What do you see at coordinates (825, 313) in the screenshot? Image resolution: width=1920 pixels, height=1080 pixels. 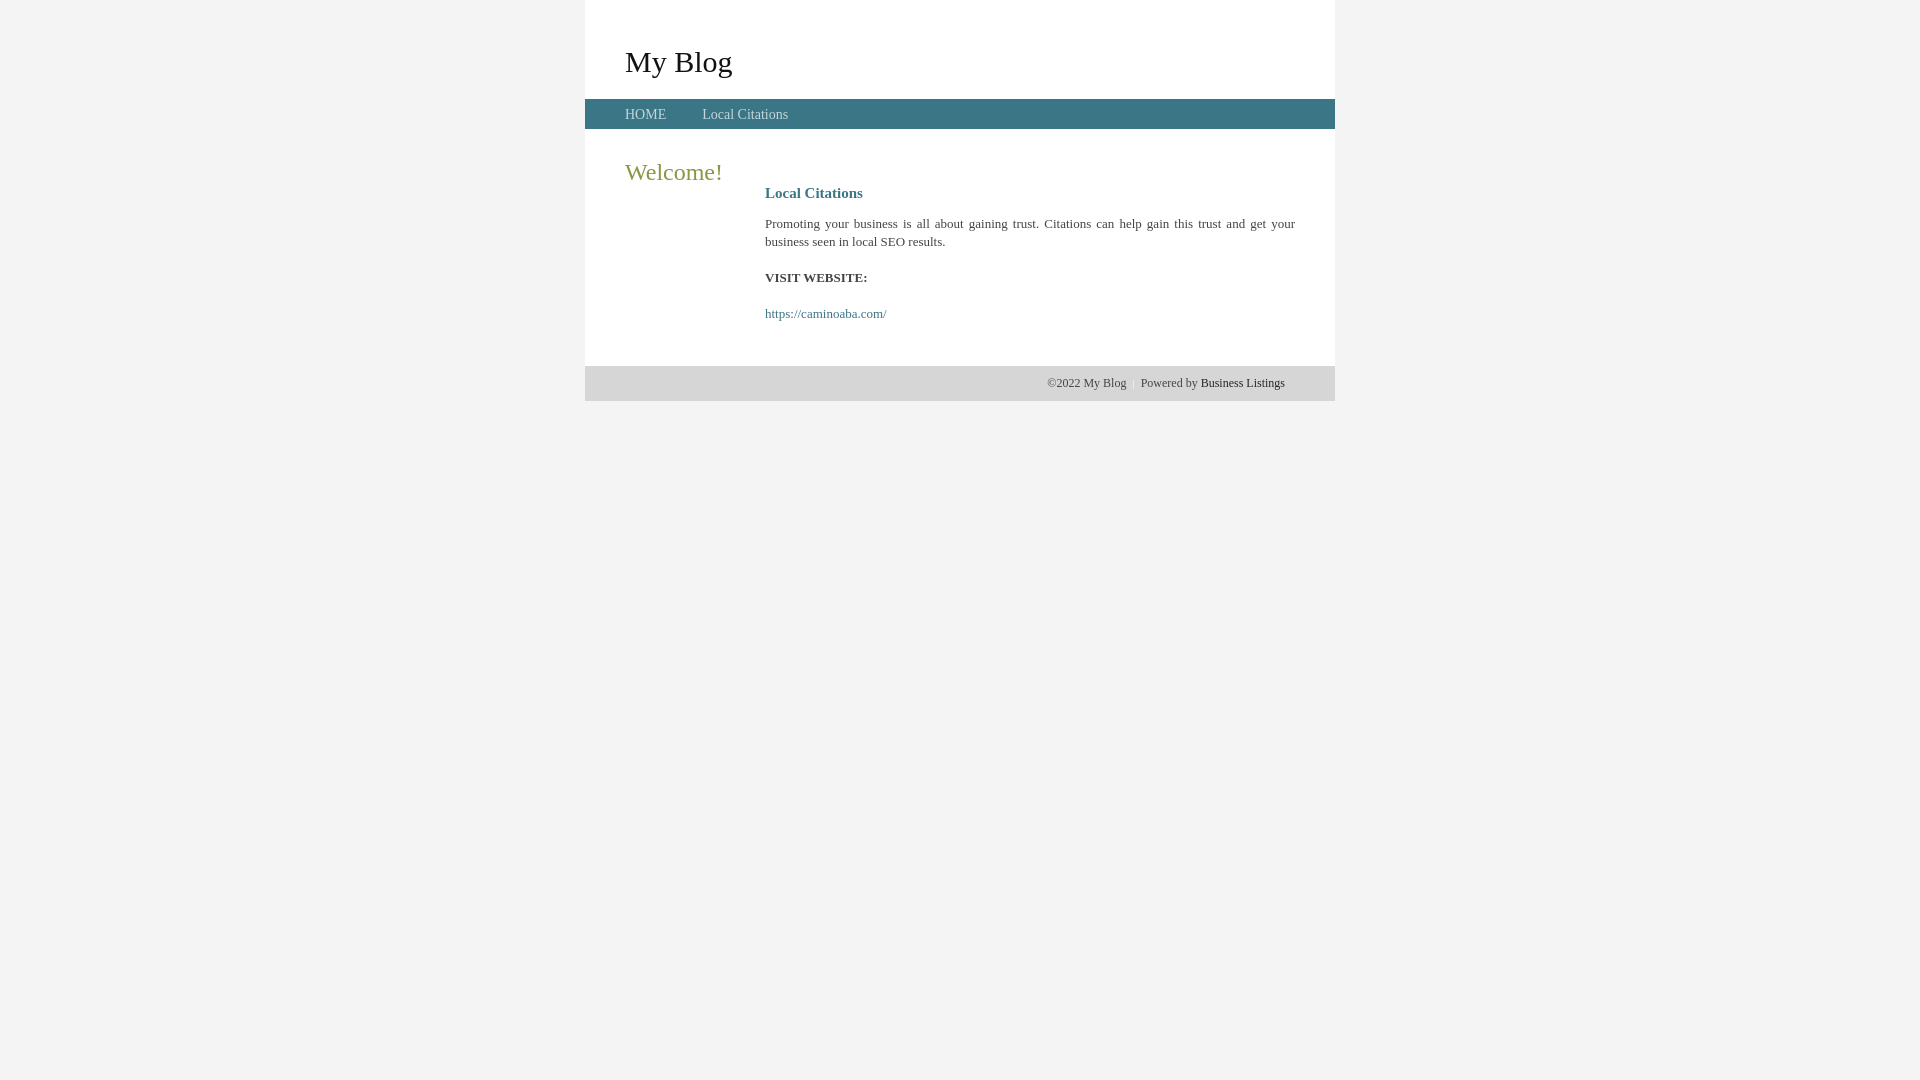 I see `'https://caminoaba.com/'` at bounding box center [825, 313].